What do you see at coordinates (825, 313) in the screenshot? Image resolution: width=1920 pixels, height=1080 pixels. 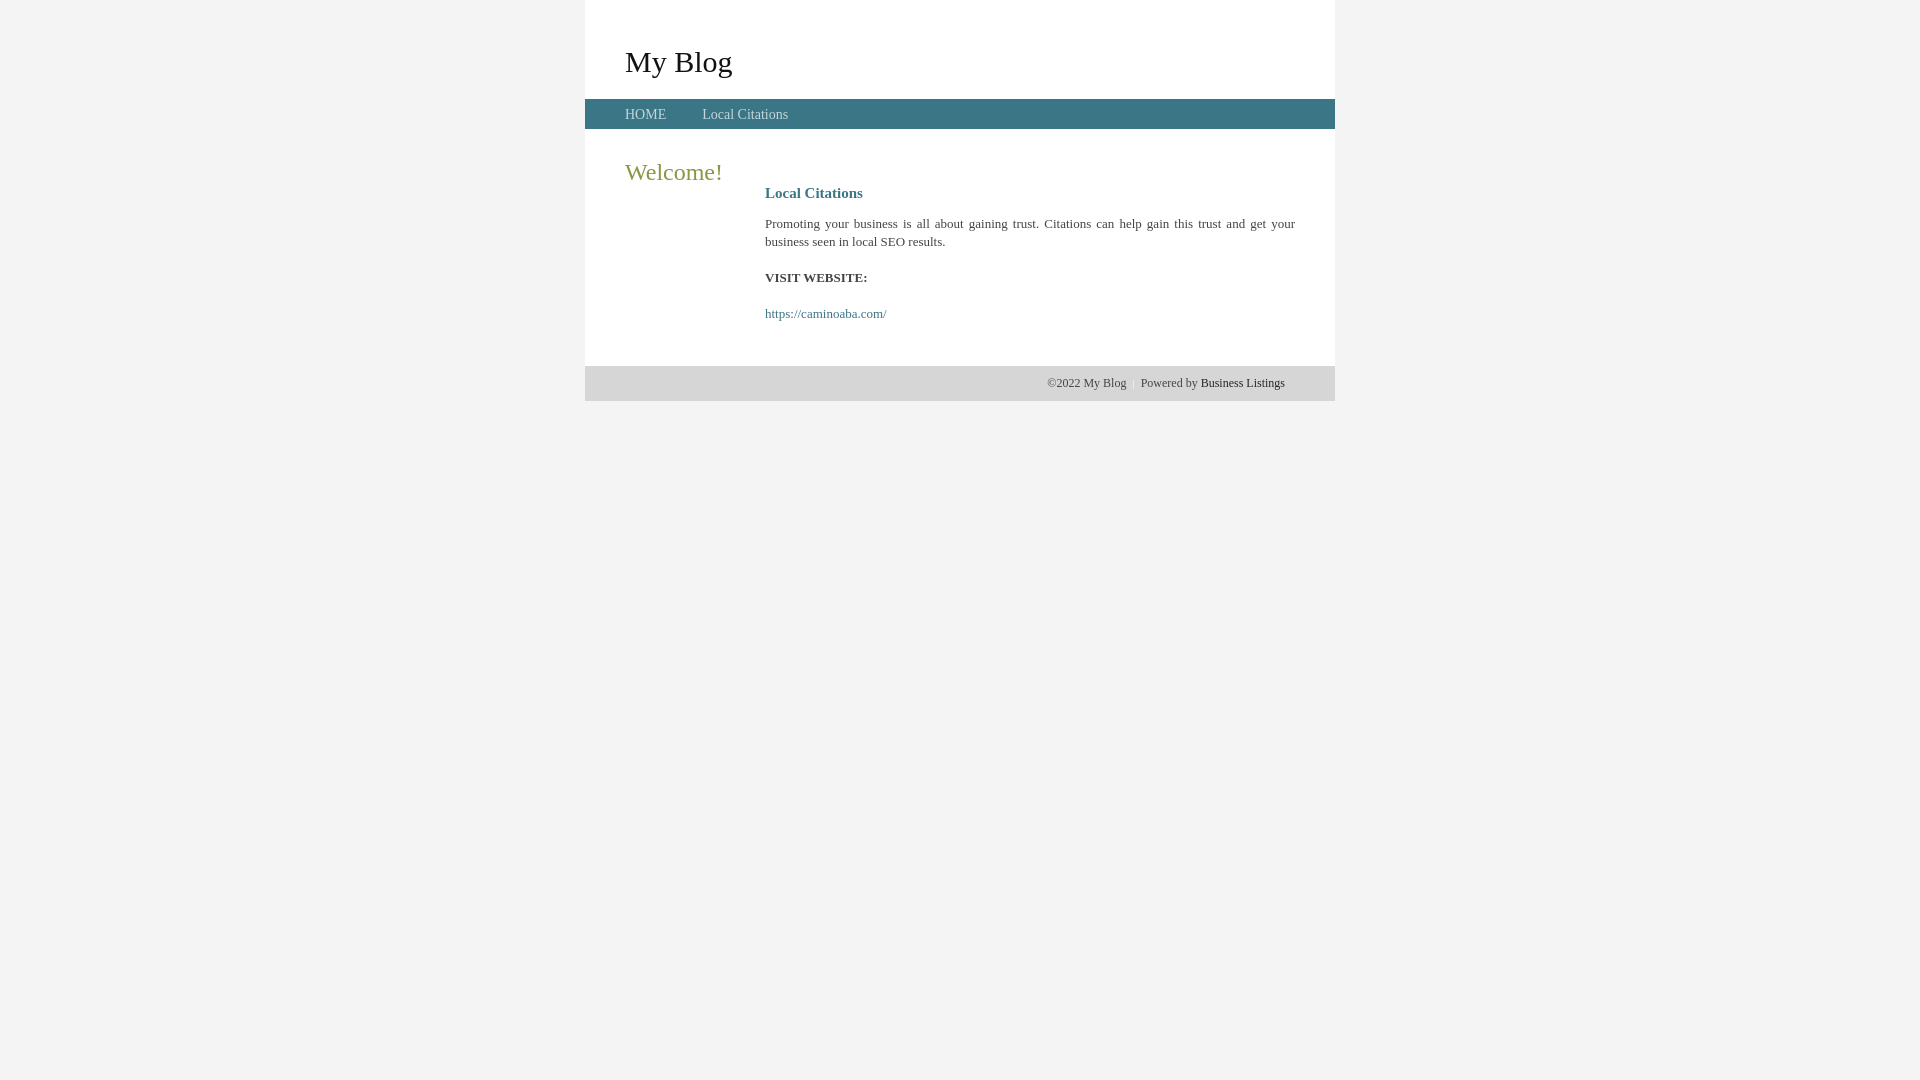 I see `'https://caminoaba.com/'` at bounding box center [825, 313].